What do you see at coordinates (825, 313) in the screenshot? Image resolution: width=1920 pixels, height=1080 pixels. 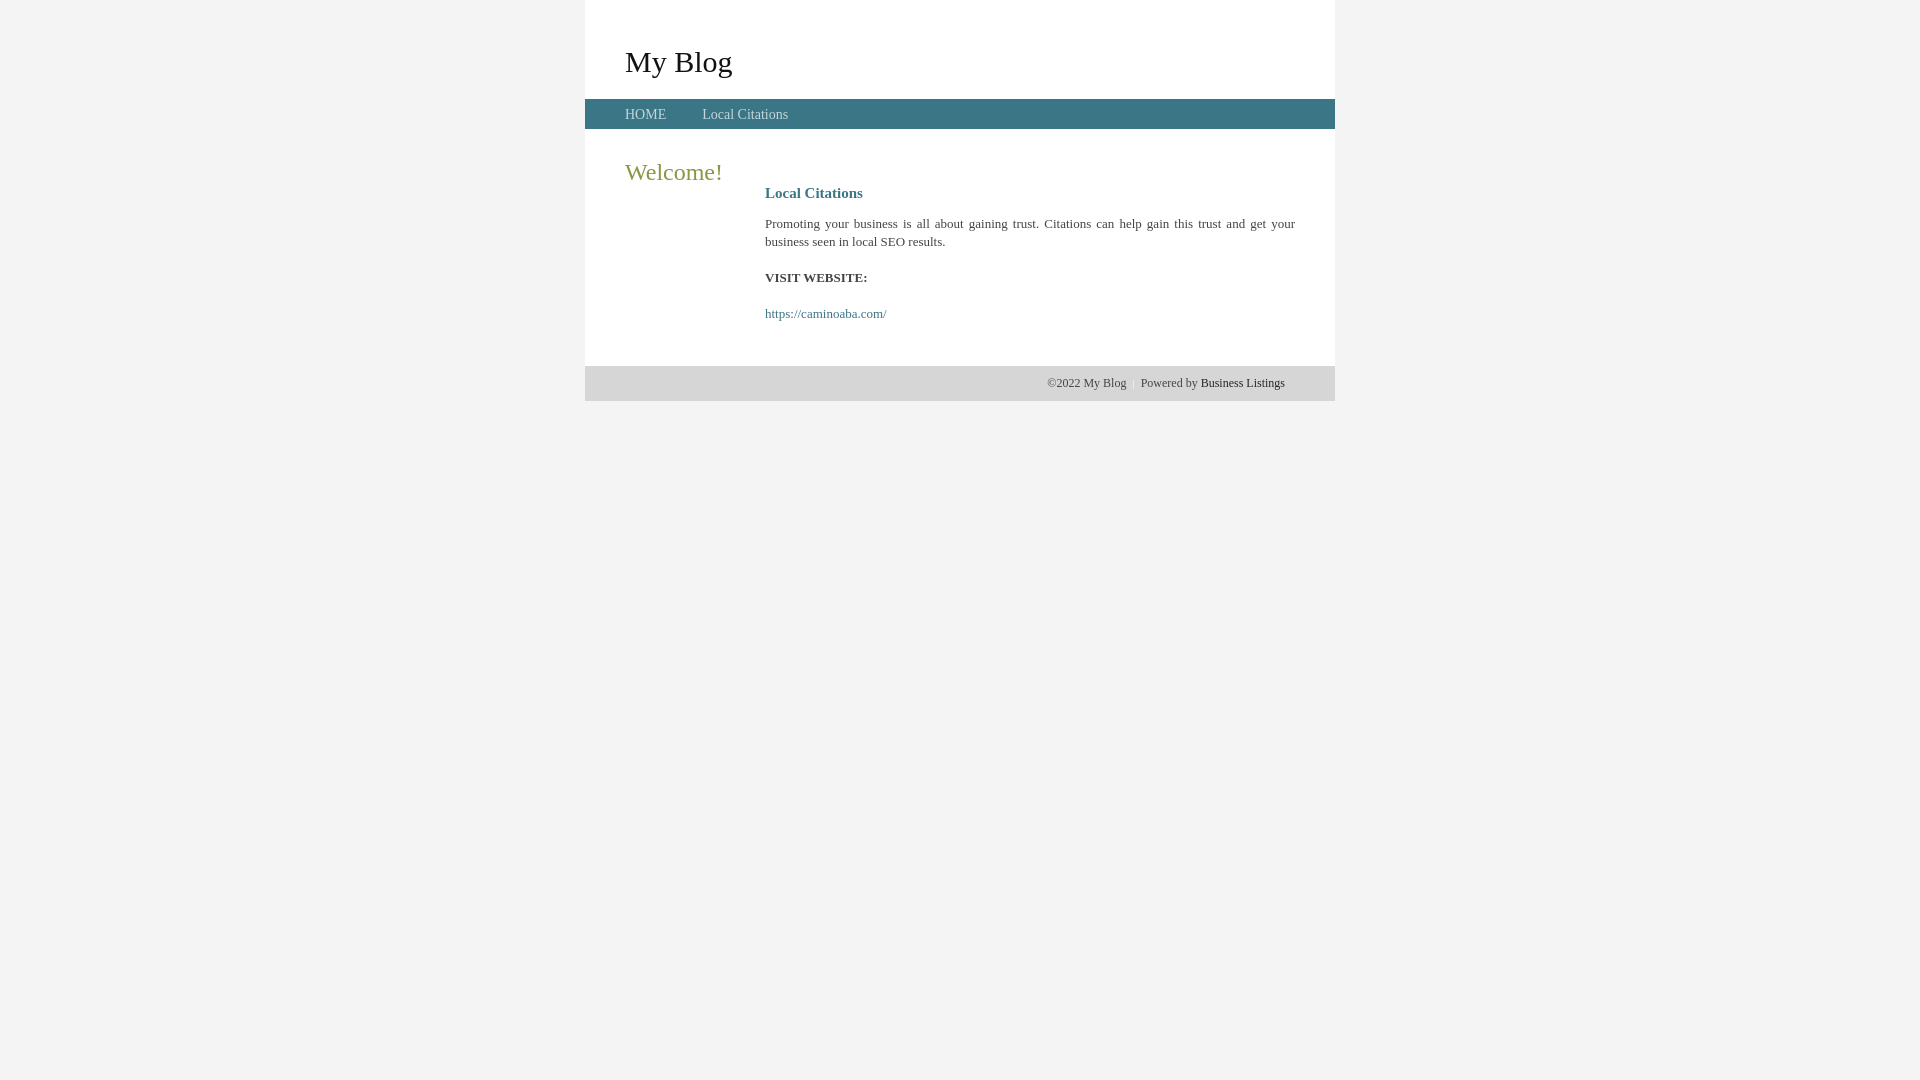 I see `'https://caminoaba.com/'` at bounding box center [825, 313].